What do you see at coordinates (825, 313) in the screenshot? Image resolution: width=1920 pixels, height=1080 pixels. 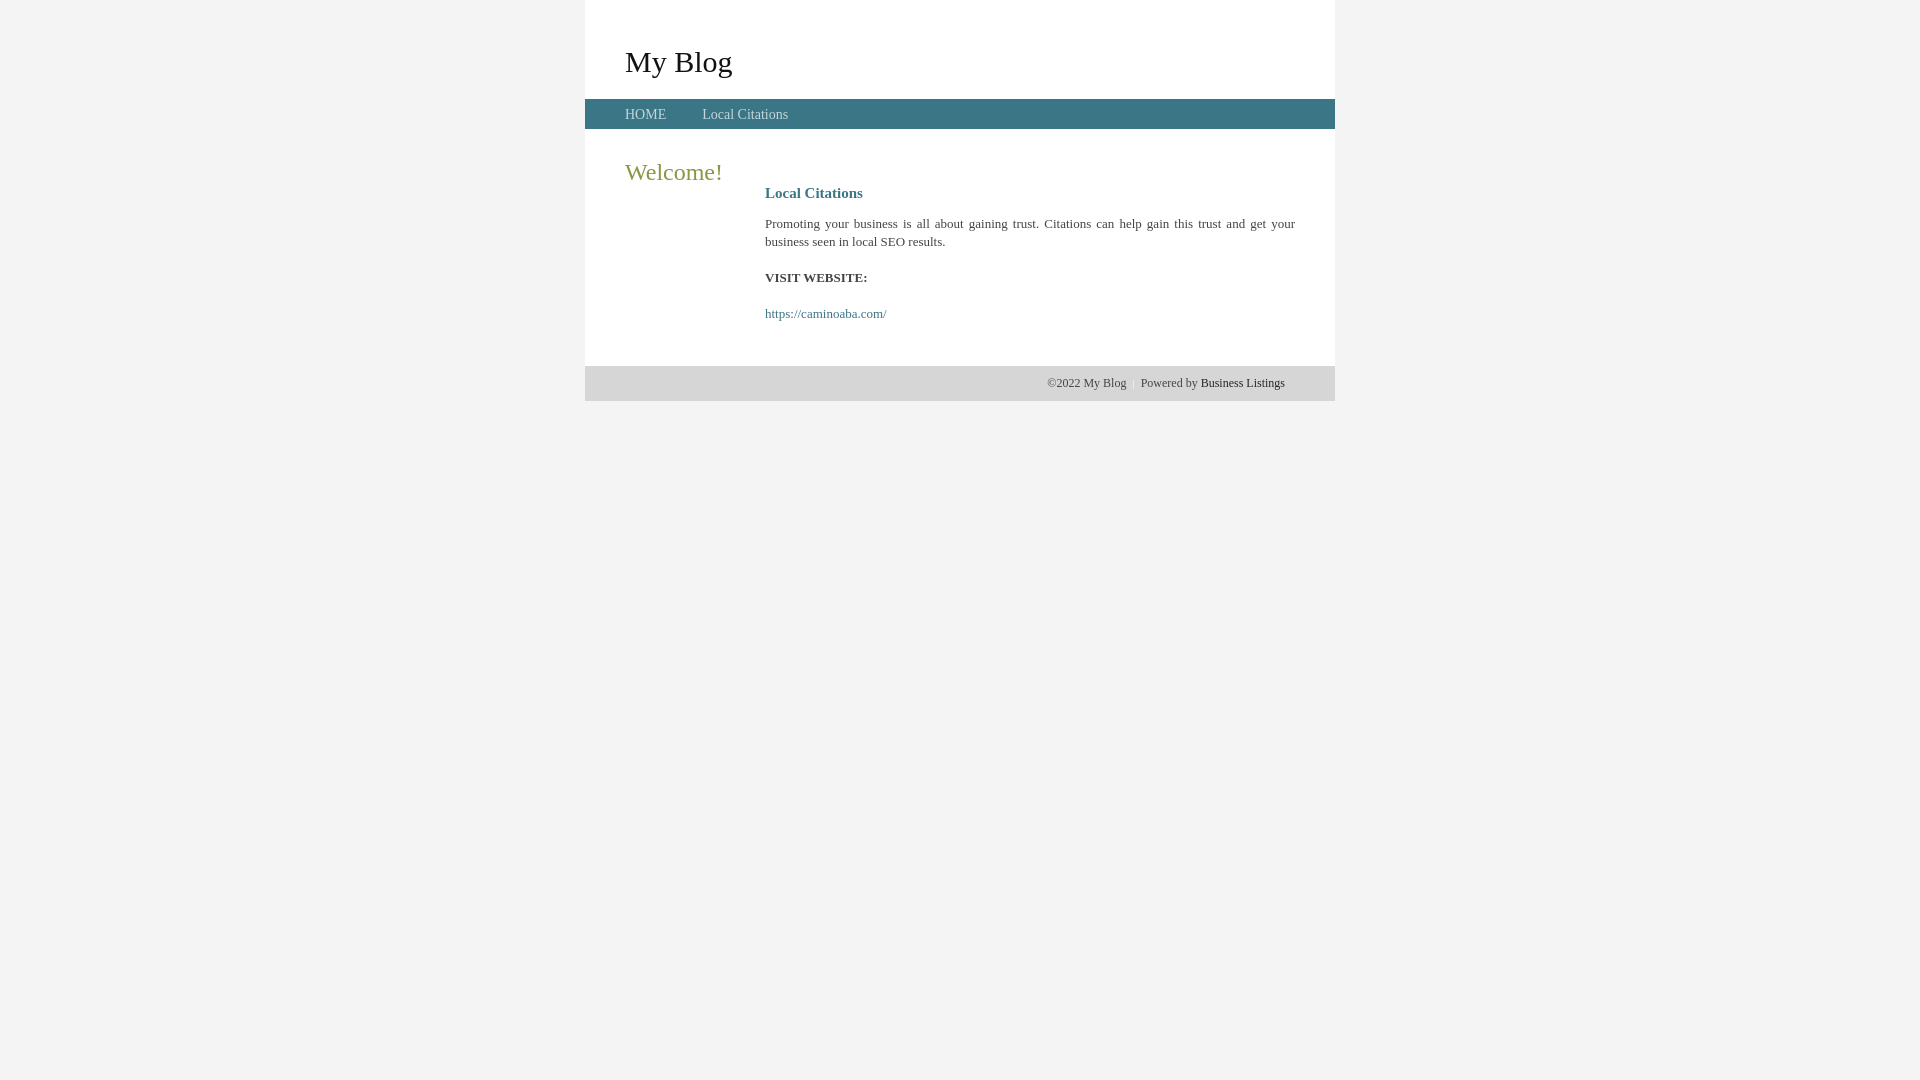 I see `'https://caminoaba.com/'` at bounding box center [825, 313].